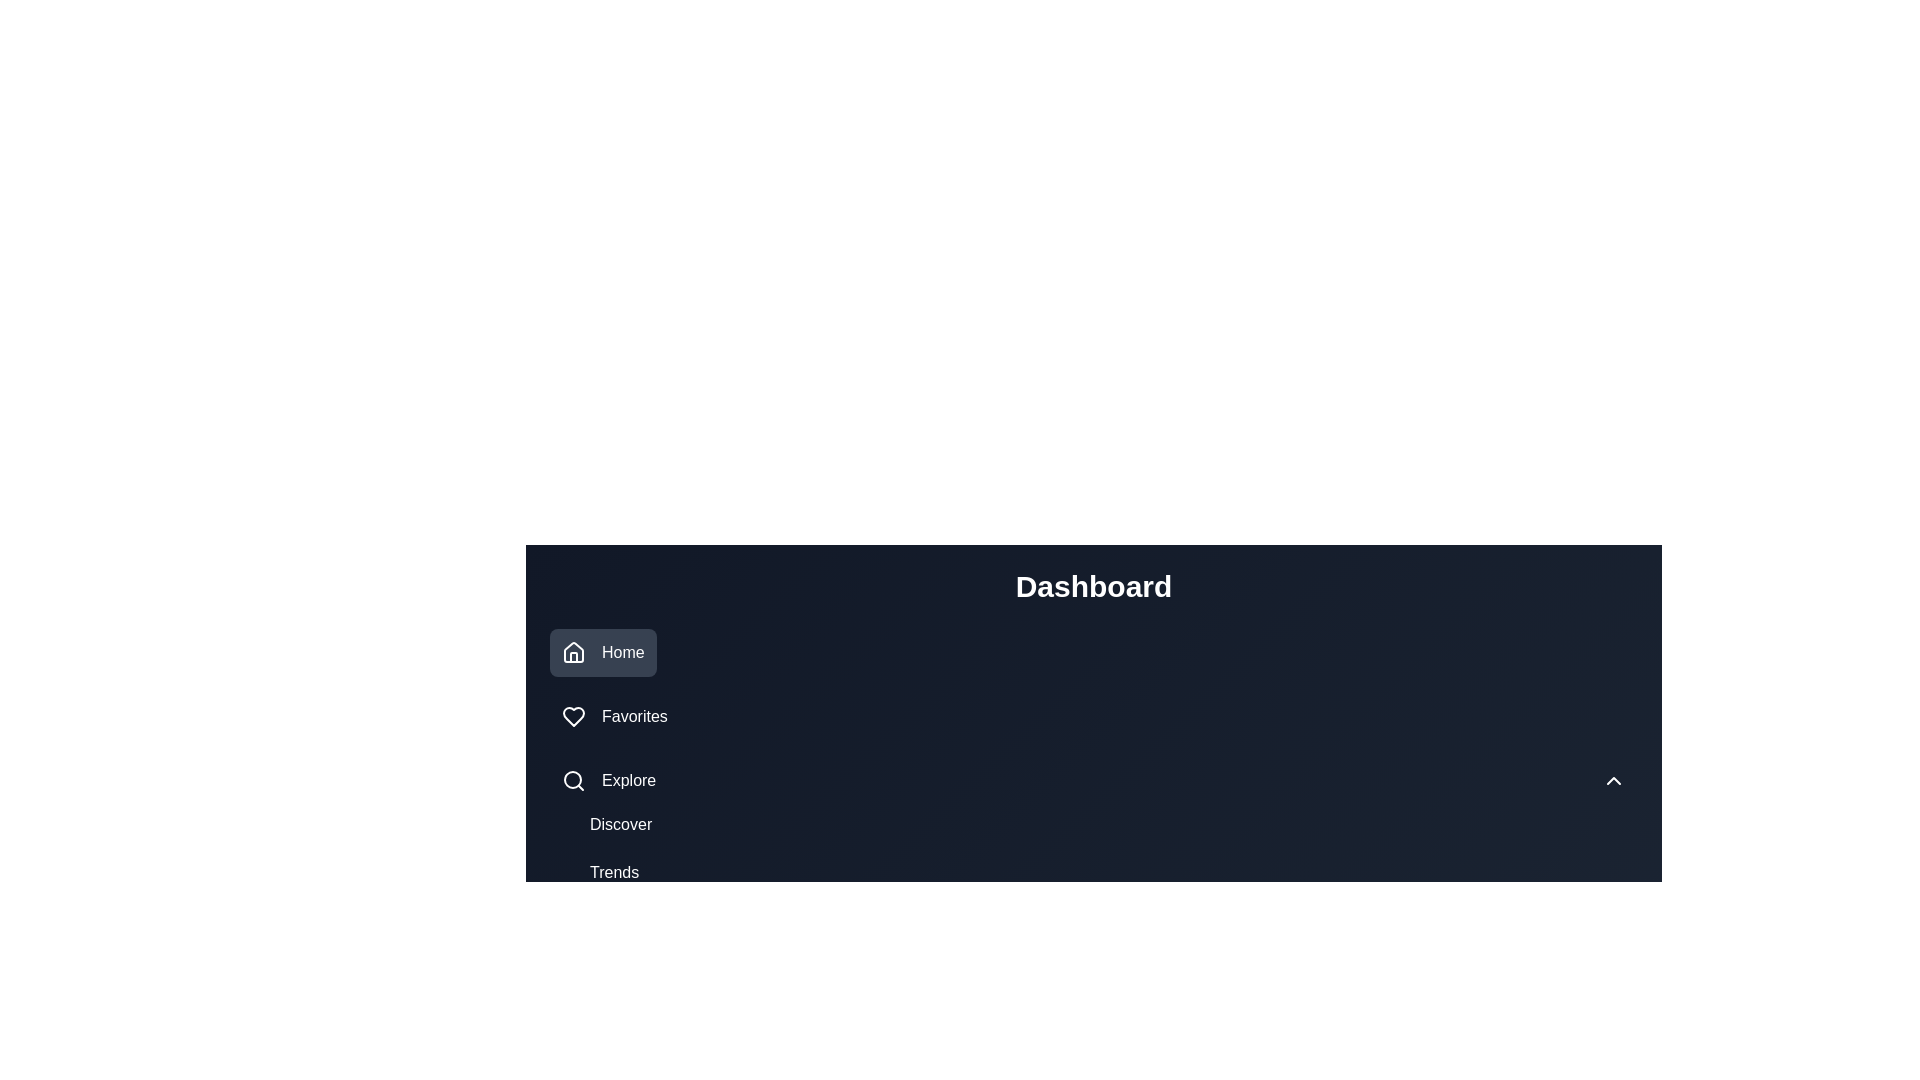 The height and width of the screenshot is (1080, 1920). Describe the element at coordinates (613, 871) in the screenshot. I see `the 'Trends' menu item located in the 'DiscoverTrends' section` at that location.